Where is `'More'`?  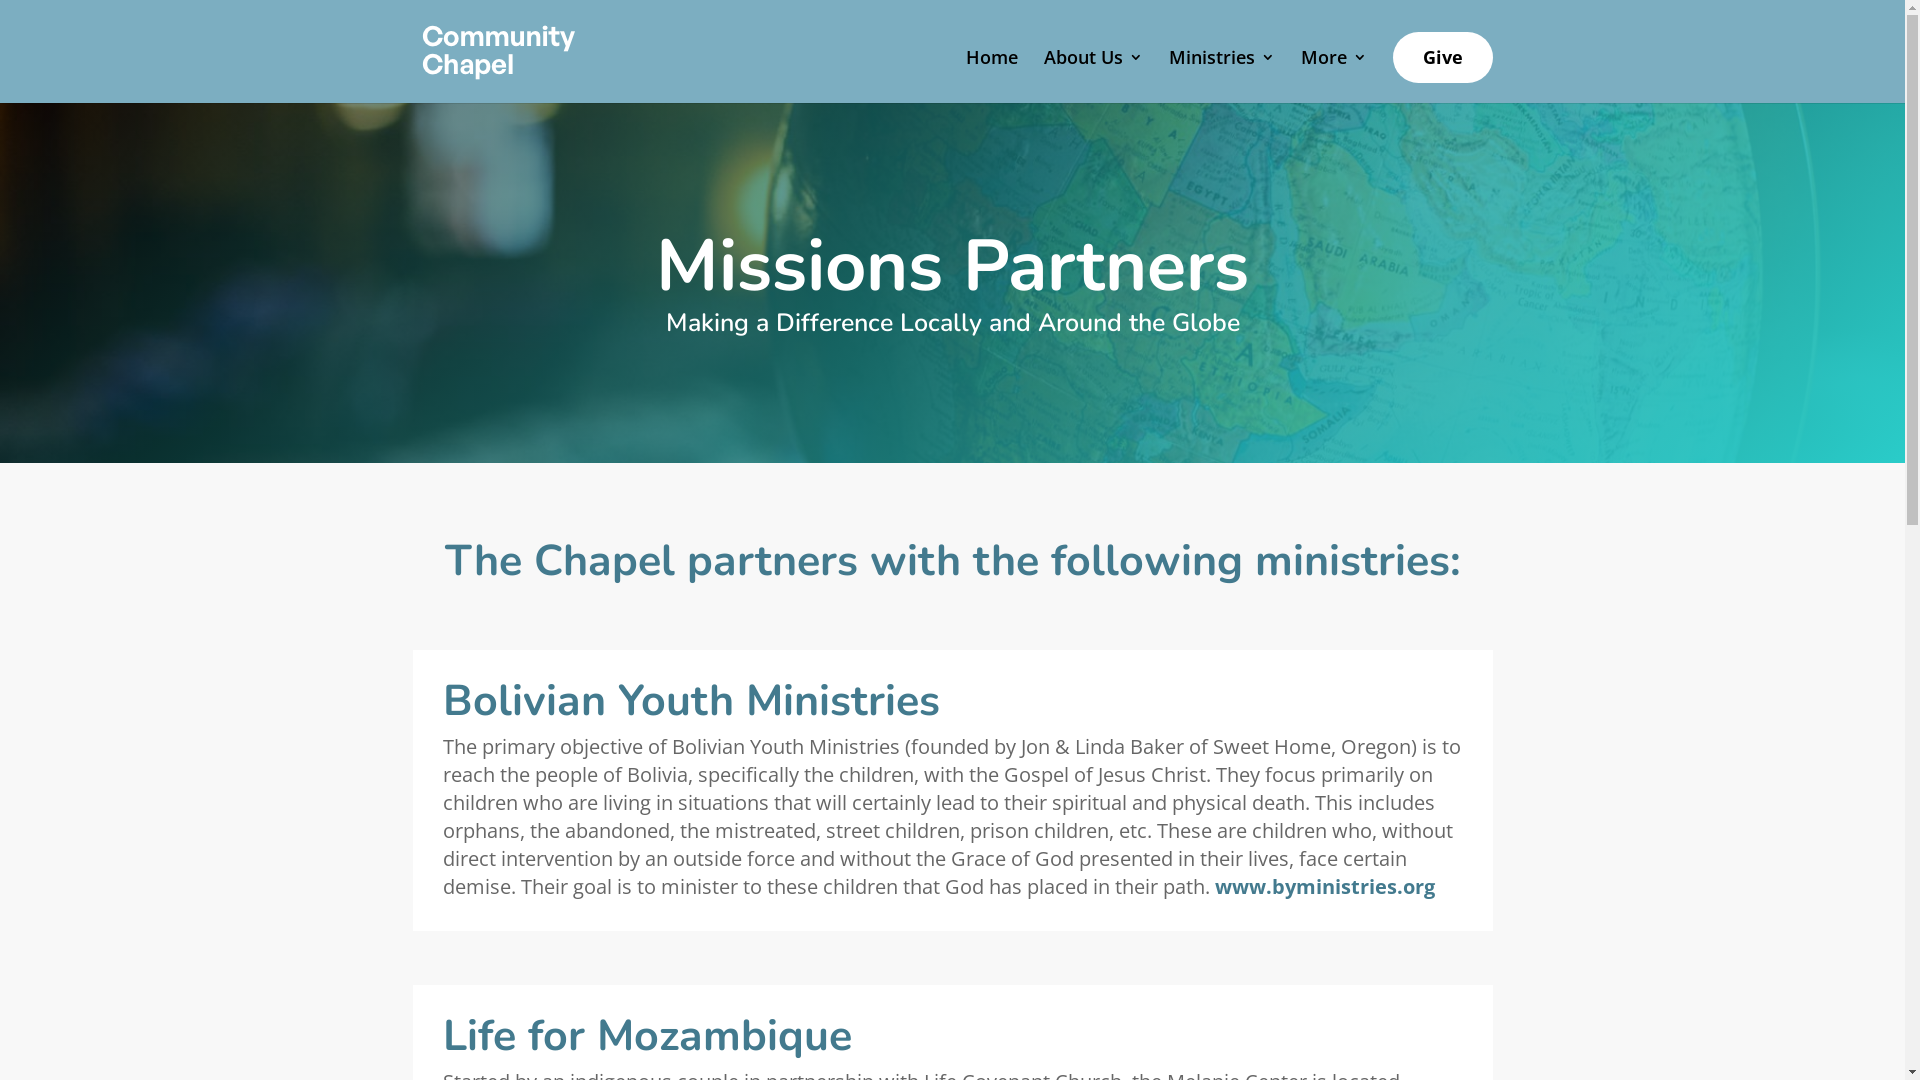
'More' is located at coordinates (1333, 72).